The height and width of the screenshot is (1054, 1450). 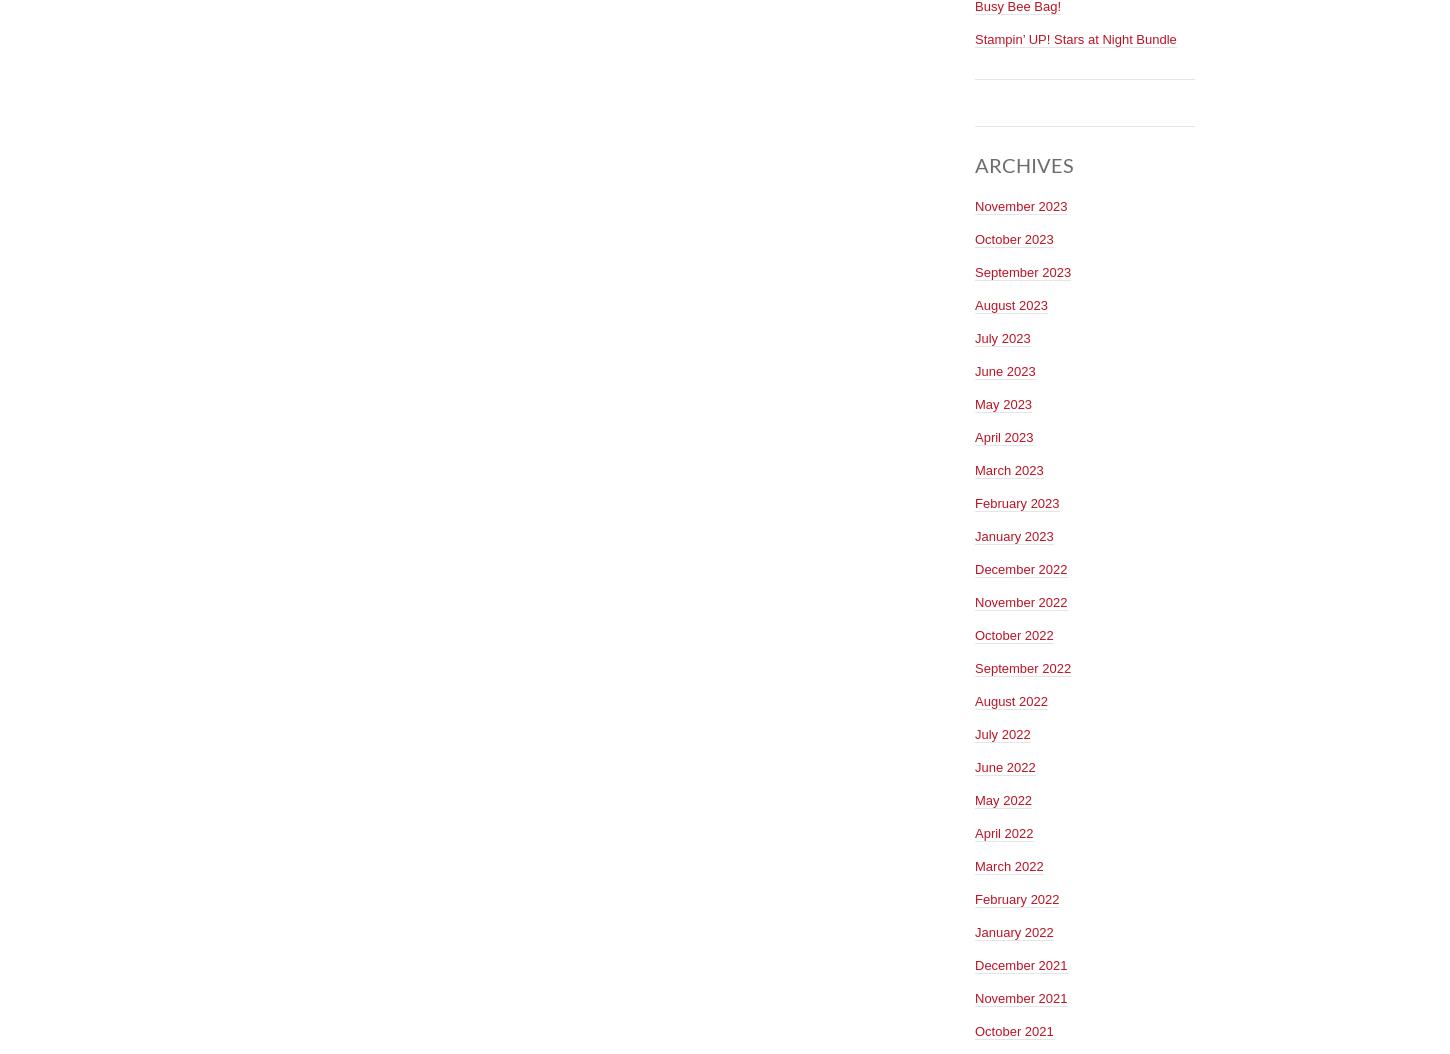 I want to click on 'April 2022', so click(x=974, y=831).